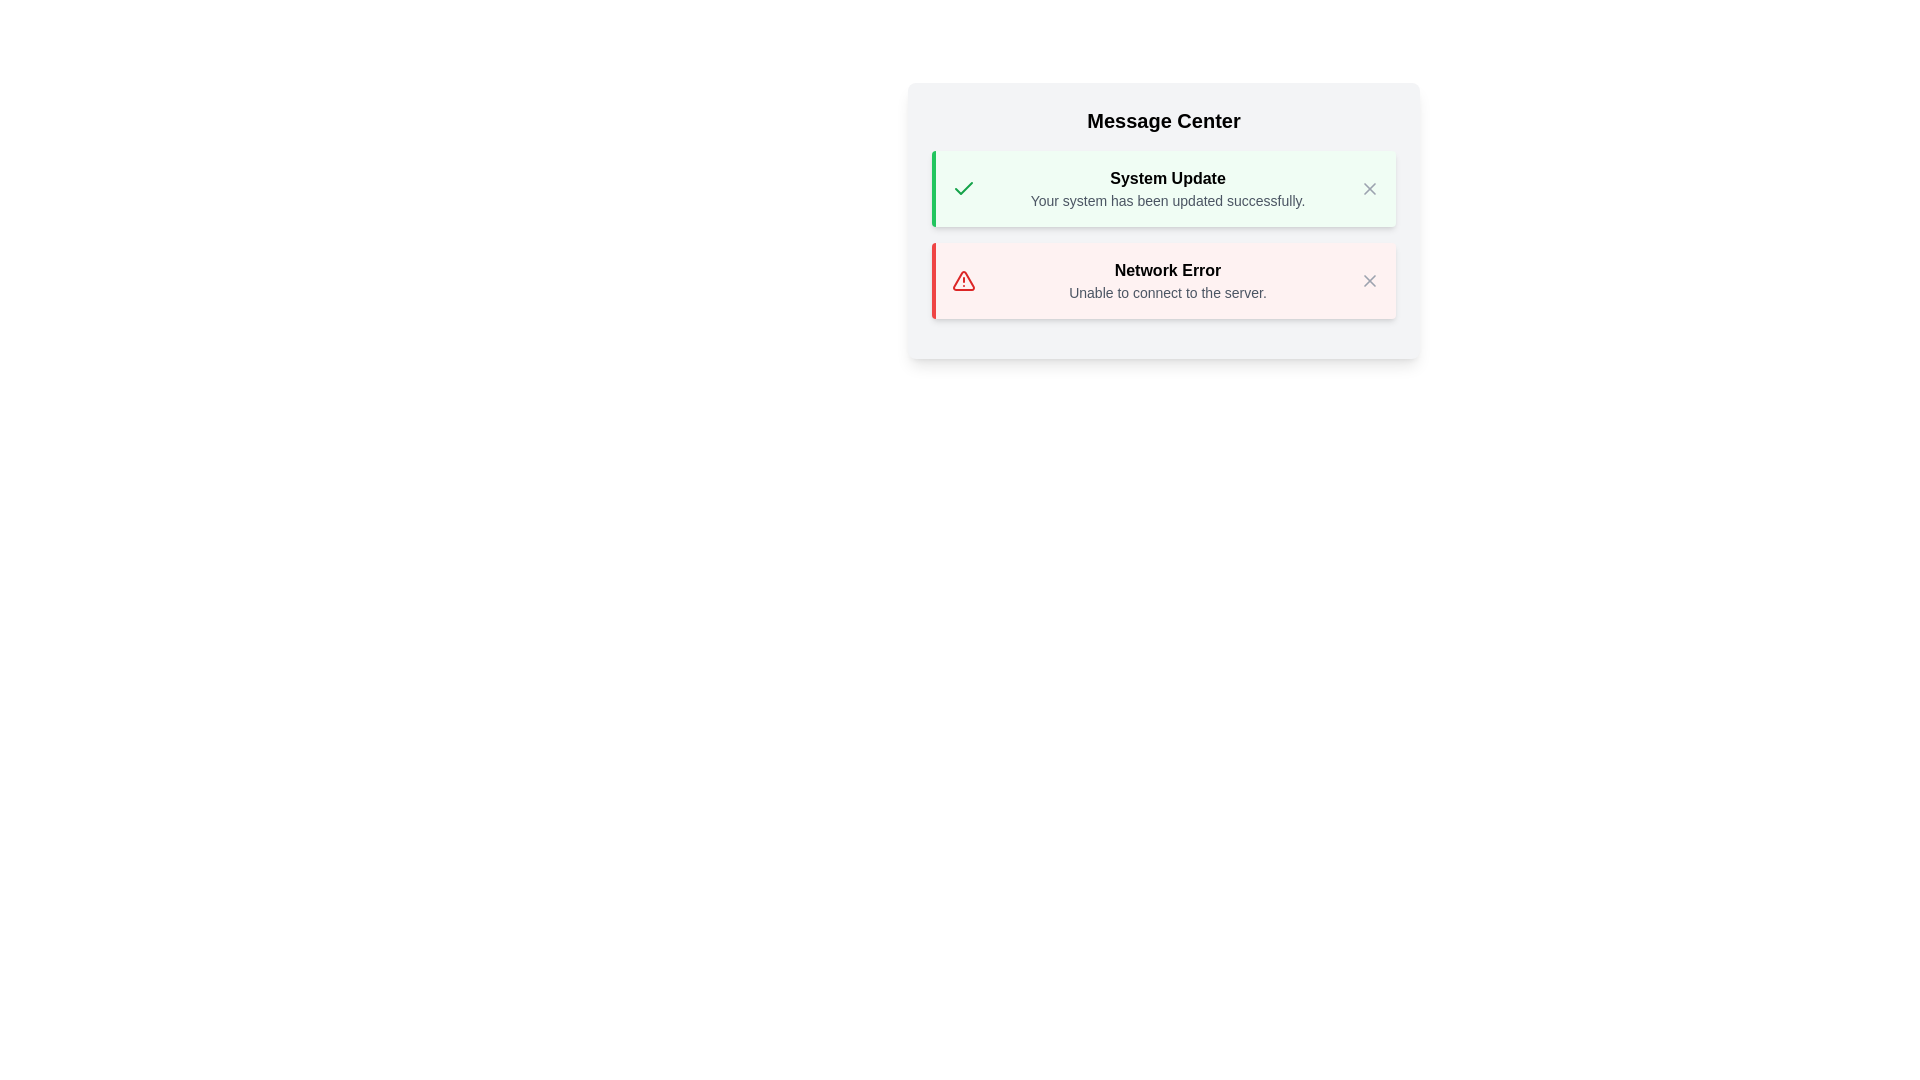 This screenshot has width=1920, height=1080. What do you see at coordinates (964, 189) in the screenshot?
I see `the success icon located in the top-left corner of the green notification box, which indicates that the system update was successful` at bounding box center [964, 189].